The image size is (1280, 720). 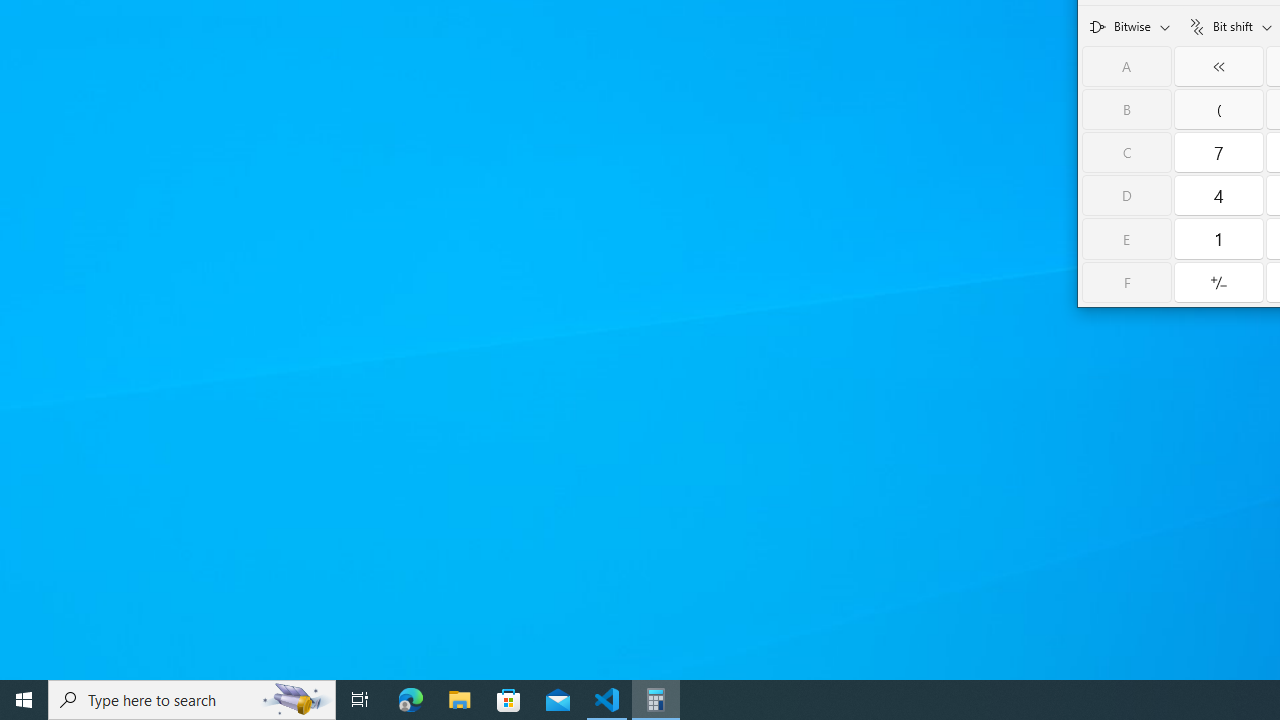 What do you see at coordinates (1218, 65) in the screenshot?
I see `'Left shift'` at bounding box center [1218, 65].